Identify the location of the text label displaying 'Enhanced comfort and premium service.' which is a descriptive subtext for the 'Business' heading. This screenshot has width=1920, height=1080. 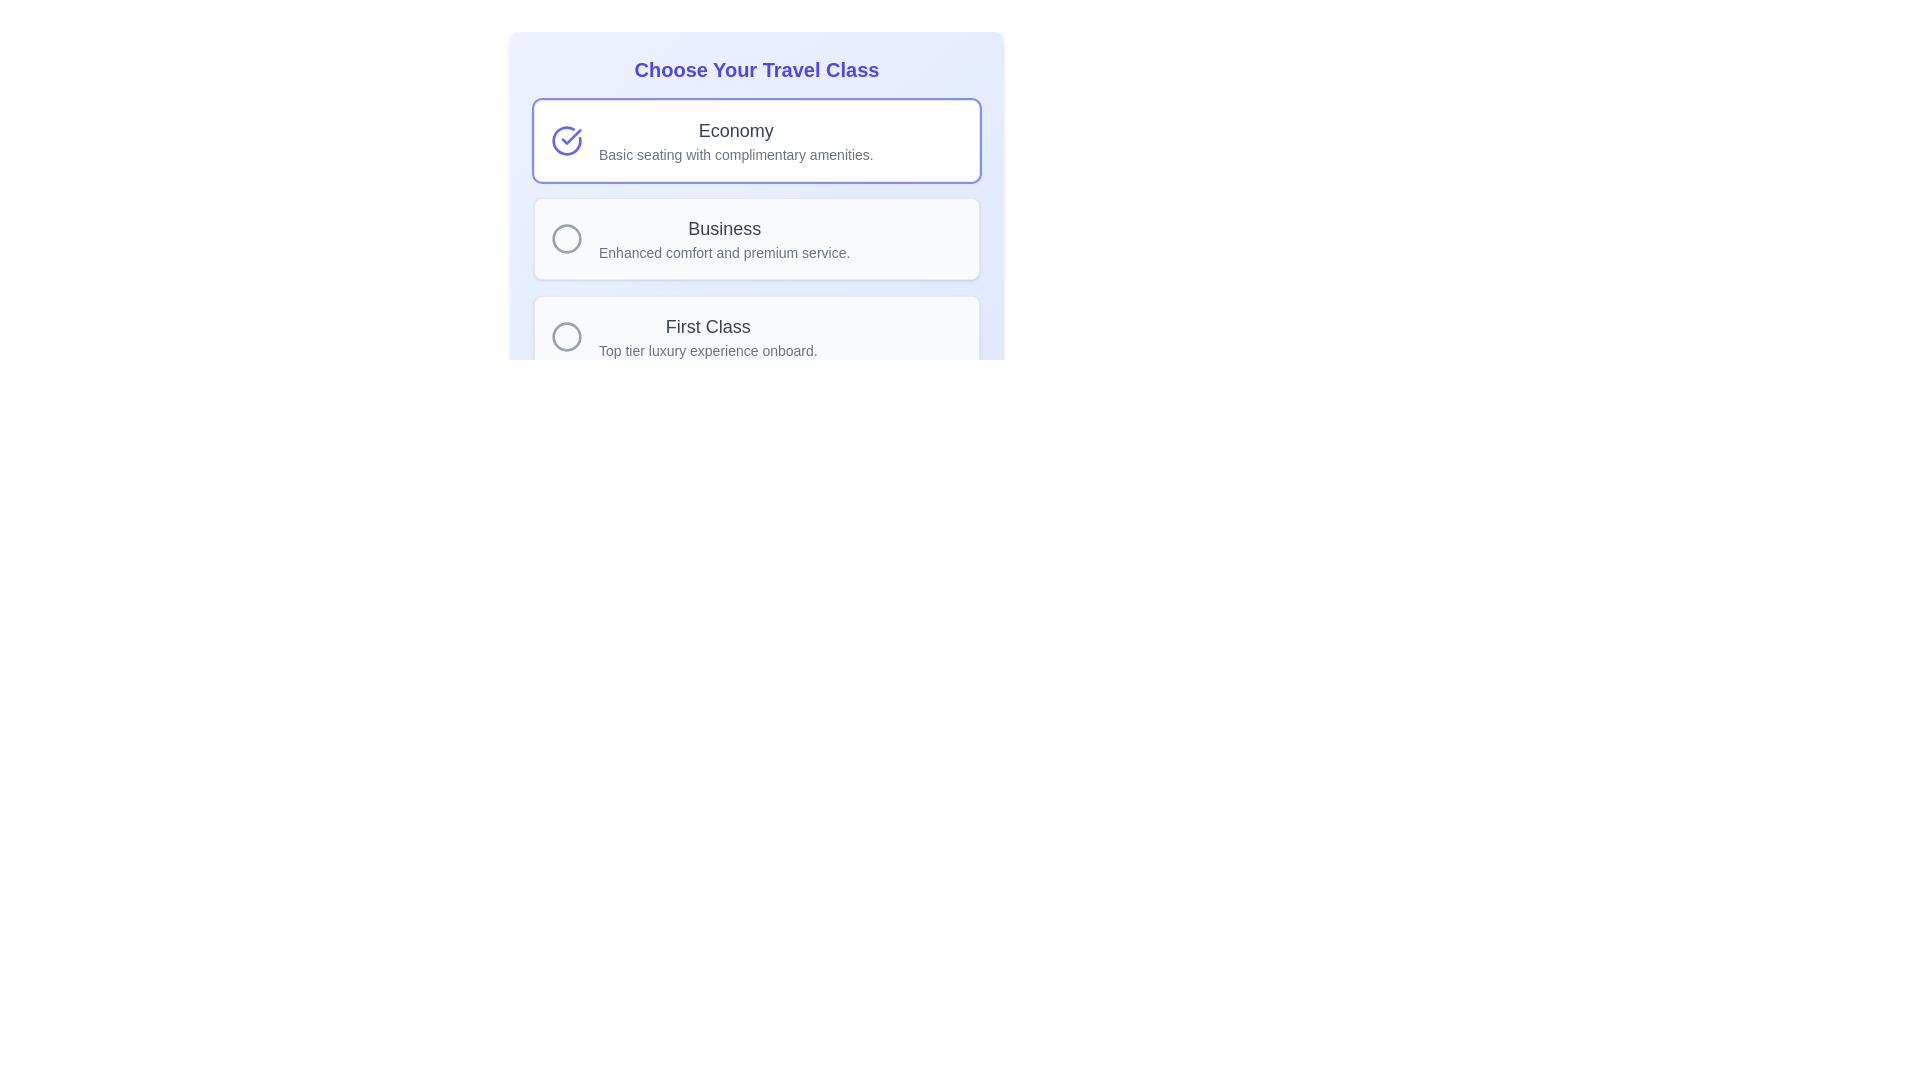
(723, 252).